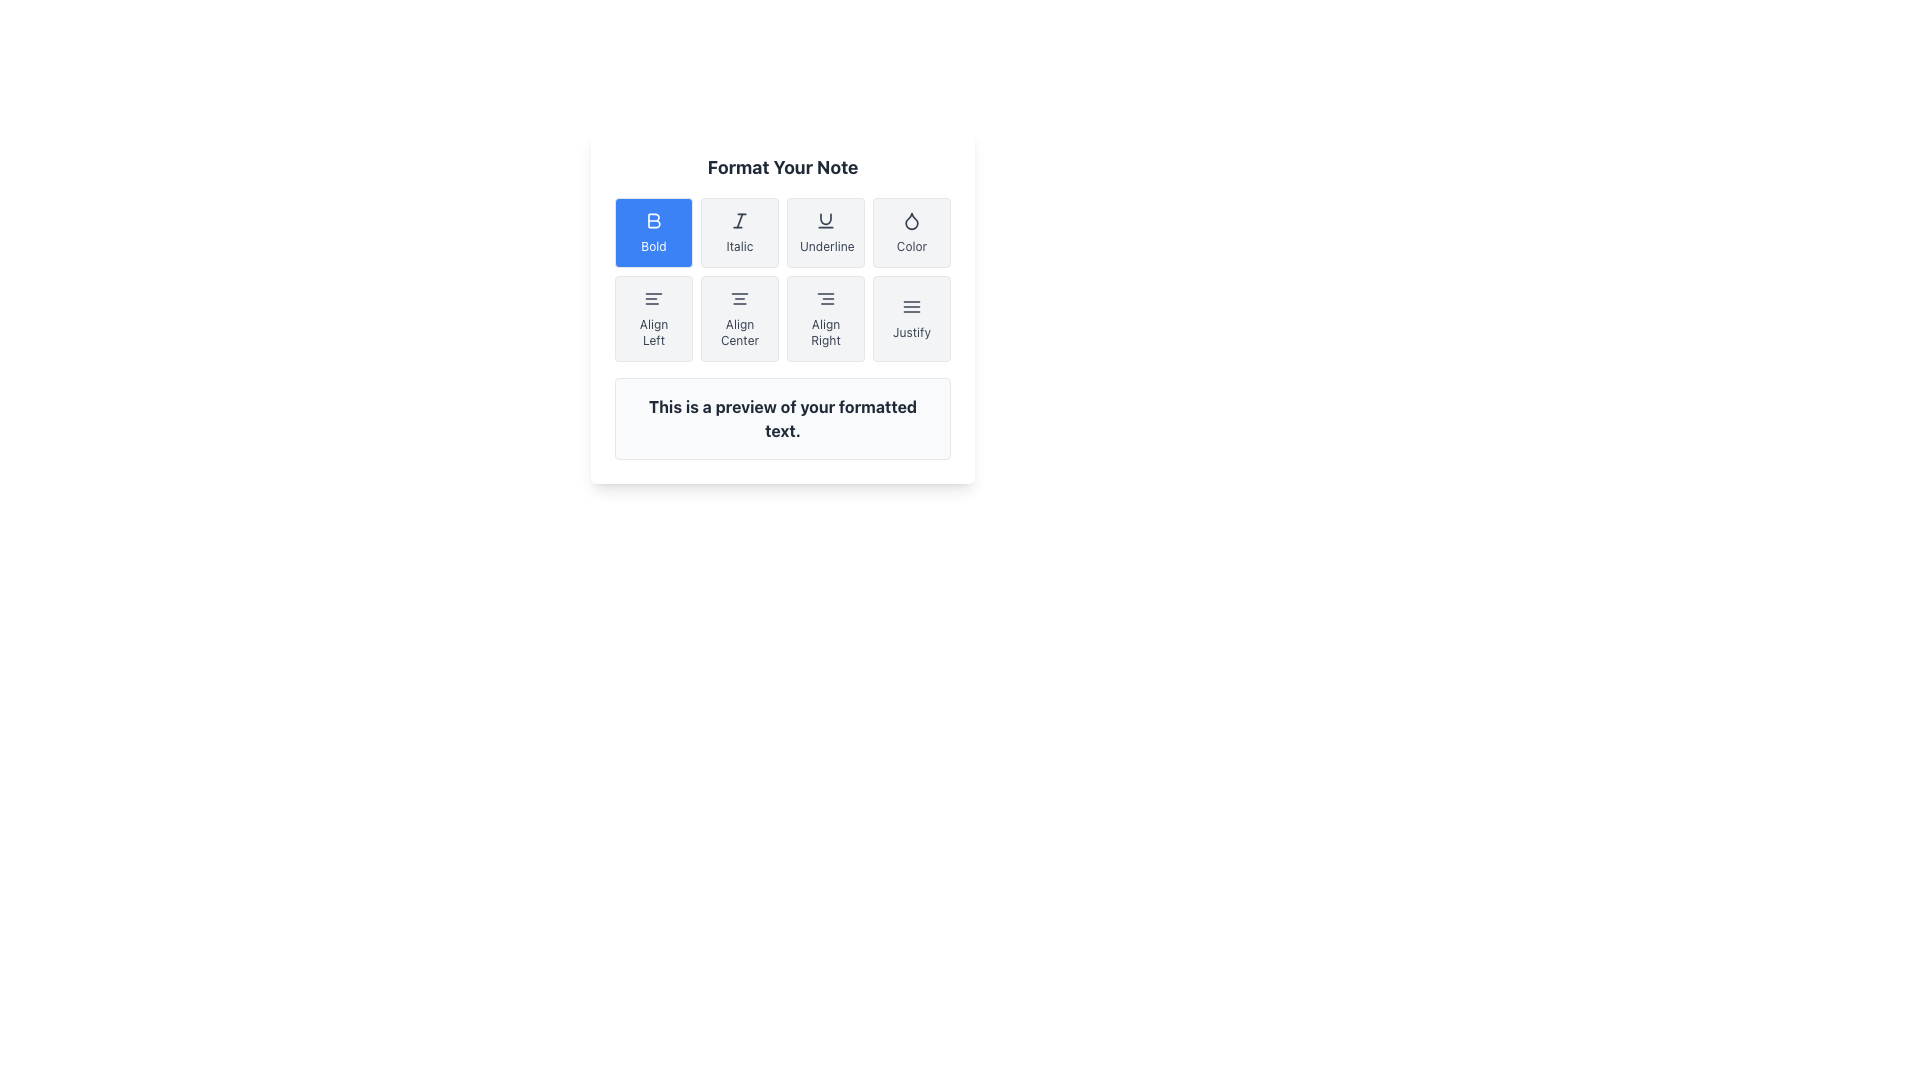  Describe the element at coordinates (911, 220) in the screenshot. I see `the water droplet icon inside the 'Color' button located at the top right of the format options grid` at that location.